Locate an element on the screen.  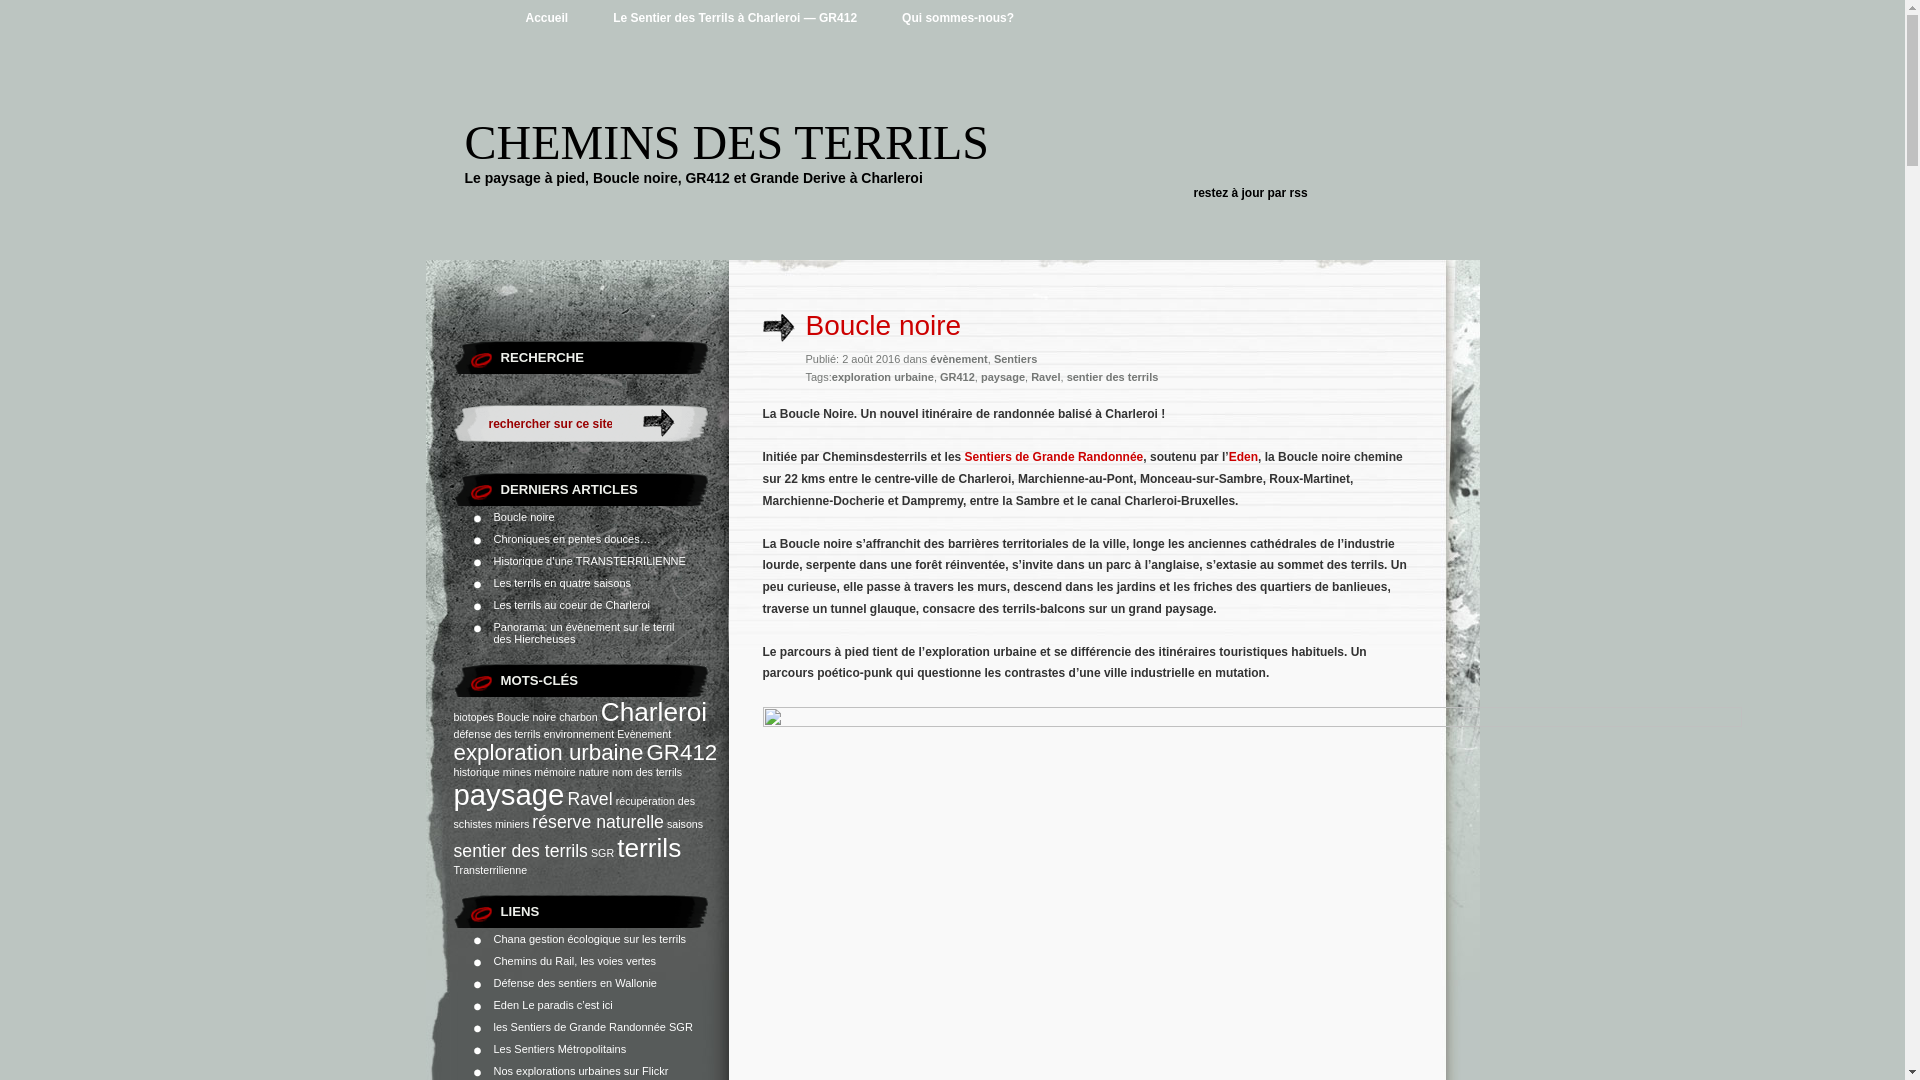
'Transterrilienne' is located at coordinates (490, 869).